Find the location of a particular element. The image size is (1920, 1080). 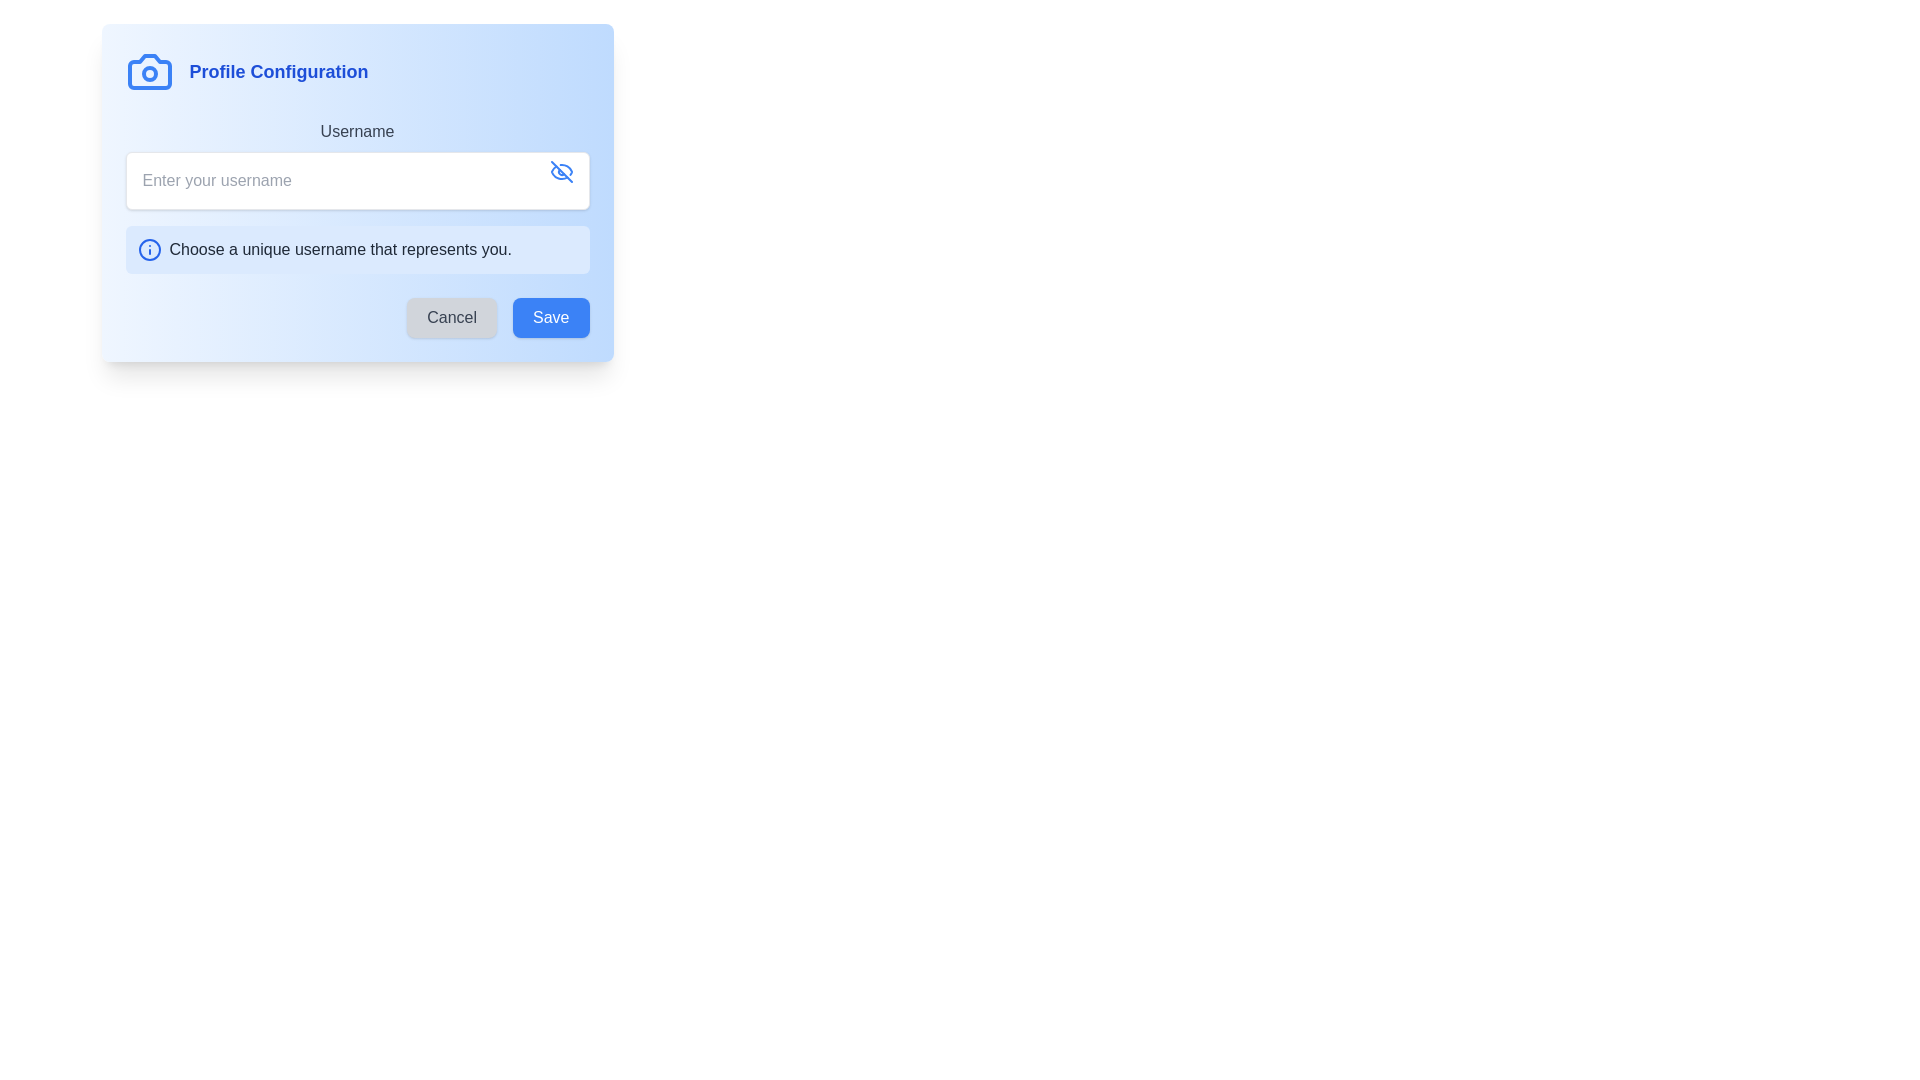

the 'Cancel' button located near the bottom-right corner of the modal is located at coordinates (450, 316).